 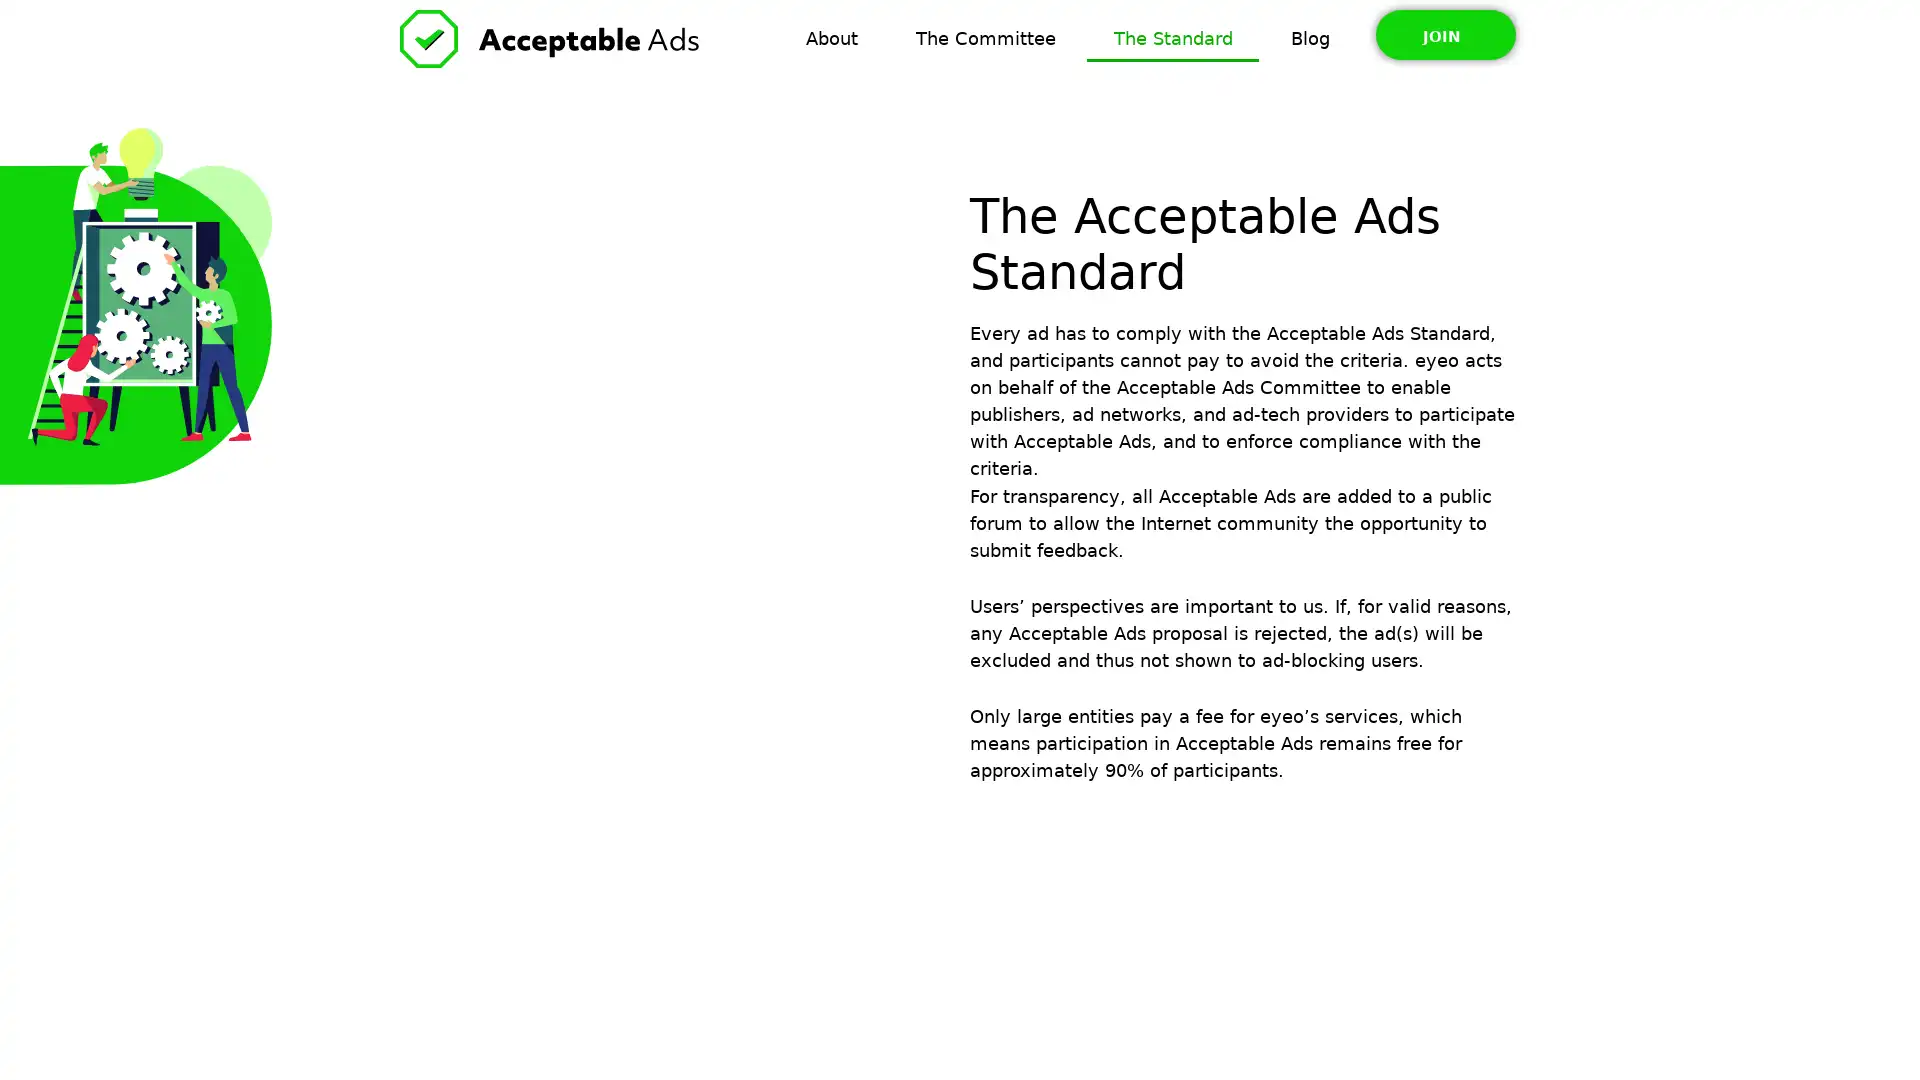 What do you see at coordinates (1444, 34) in the screenshot?
I see `JOIN` at bounding box center [1444, 34].